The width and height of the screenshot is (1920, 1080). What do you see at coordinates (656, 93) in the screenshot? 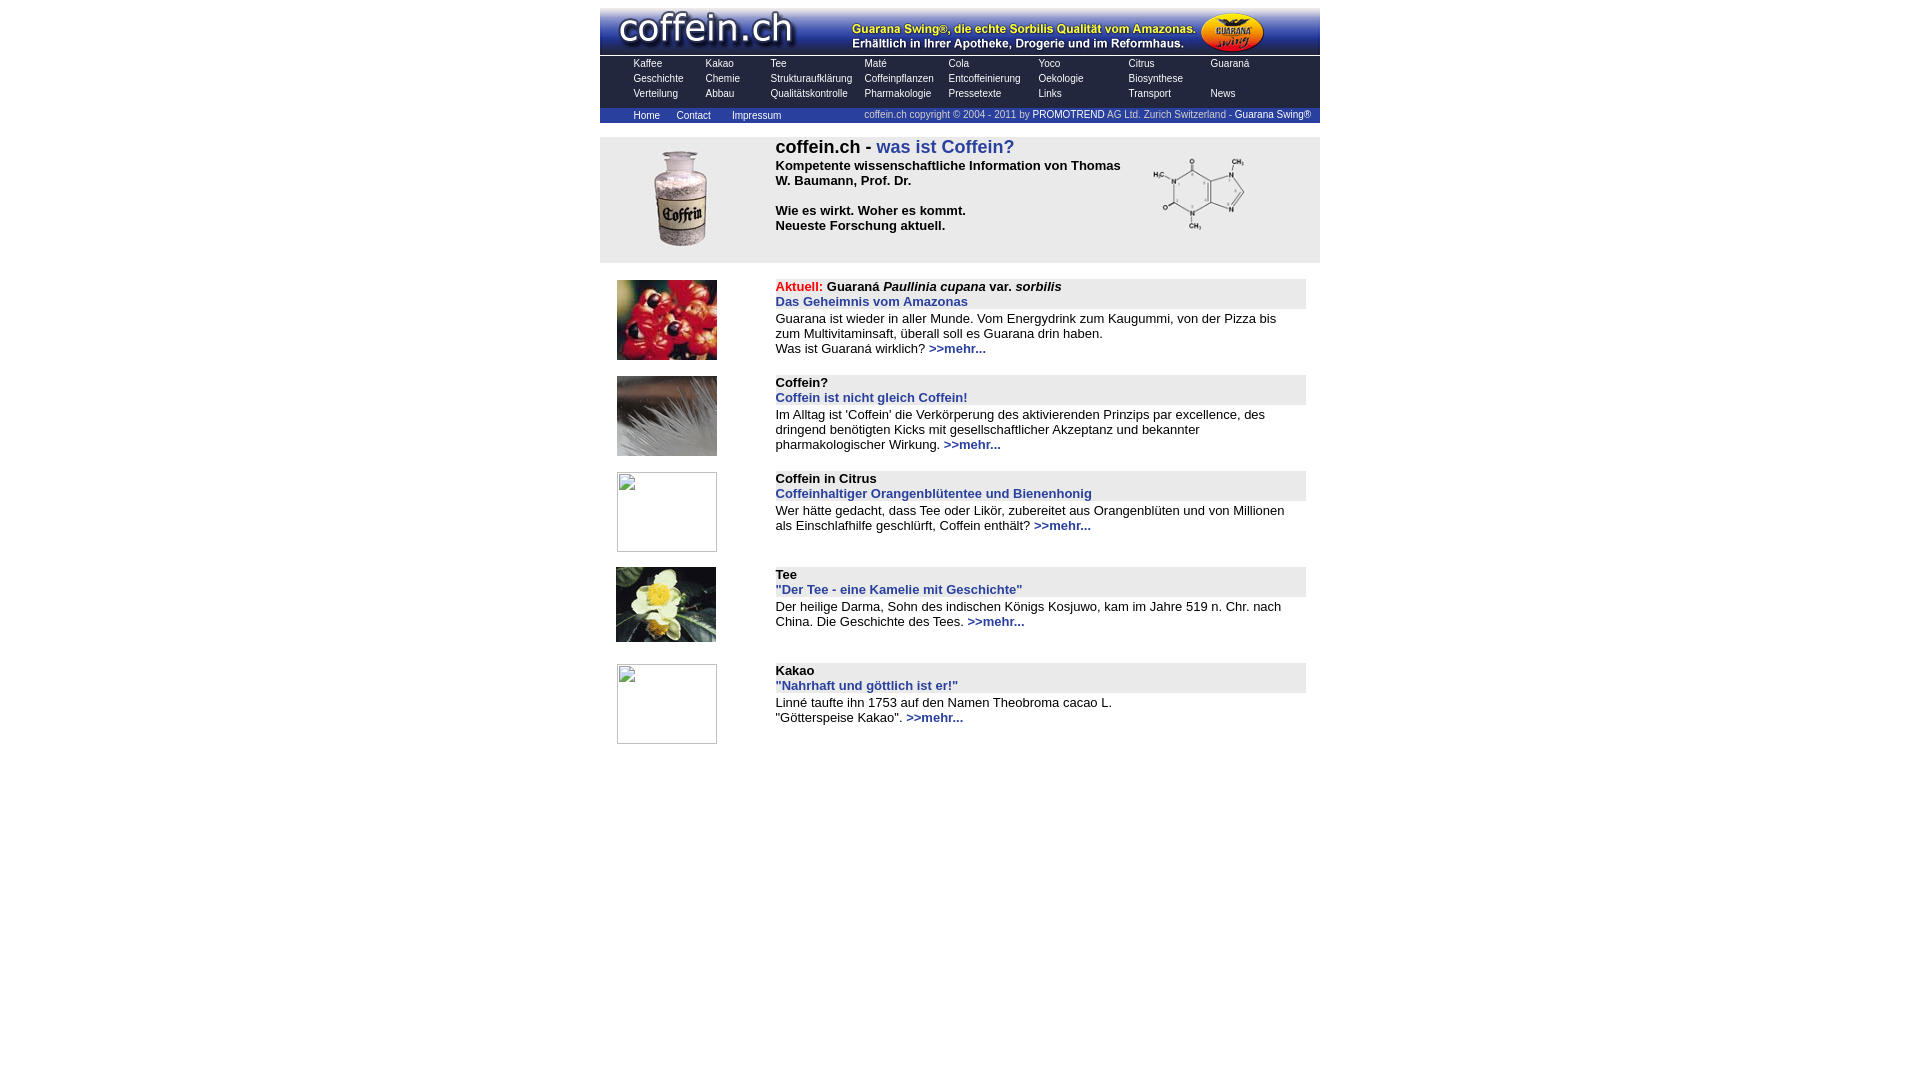
I see `'Verteilung'` at bounding box center [656, 93].